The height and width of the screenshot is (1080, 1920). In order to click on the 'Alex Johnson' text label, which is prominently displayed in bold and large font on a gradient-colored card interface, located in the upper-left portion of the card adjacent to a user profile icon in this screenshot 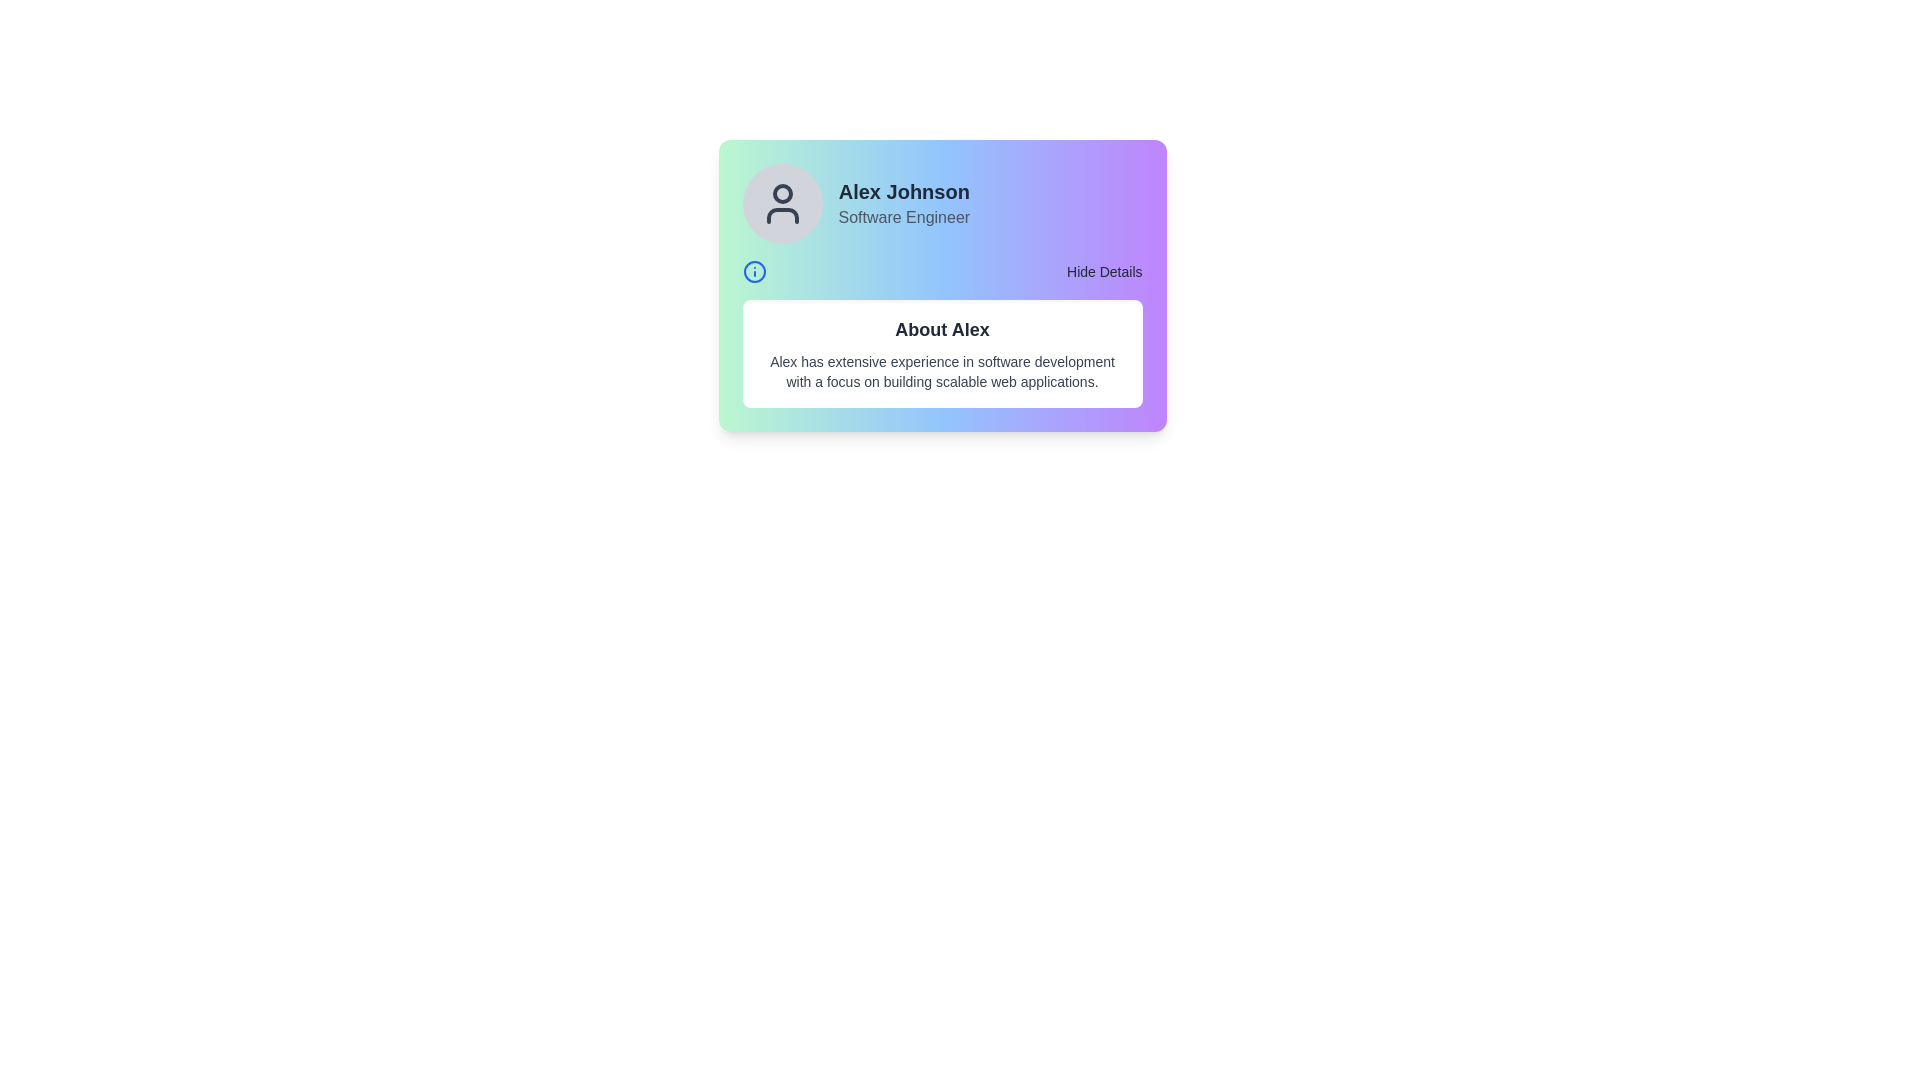, I will do `click(903, 192)`.